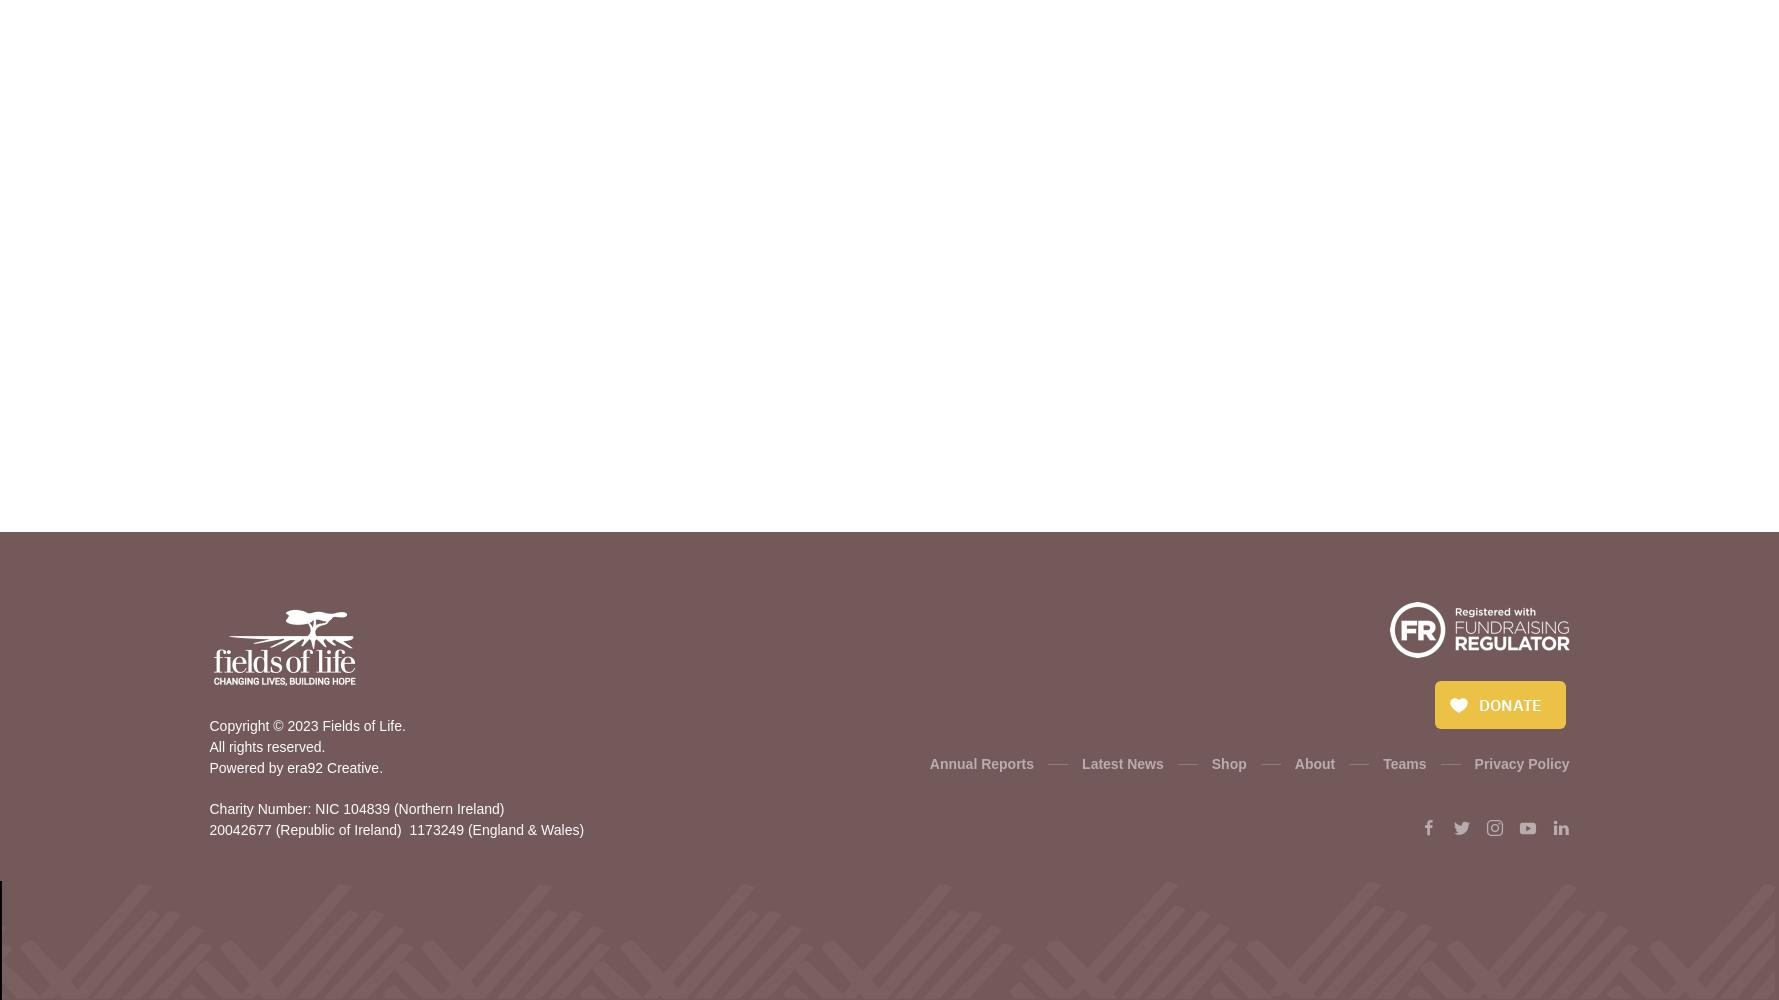 This screenshot has width=1779, height=1000. Describe the element at coordinates (1080, 764) in the screenshot. I see `'Latest News'` at that location.